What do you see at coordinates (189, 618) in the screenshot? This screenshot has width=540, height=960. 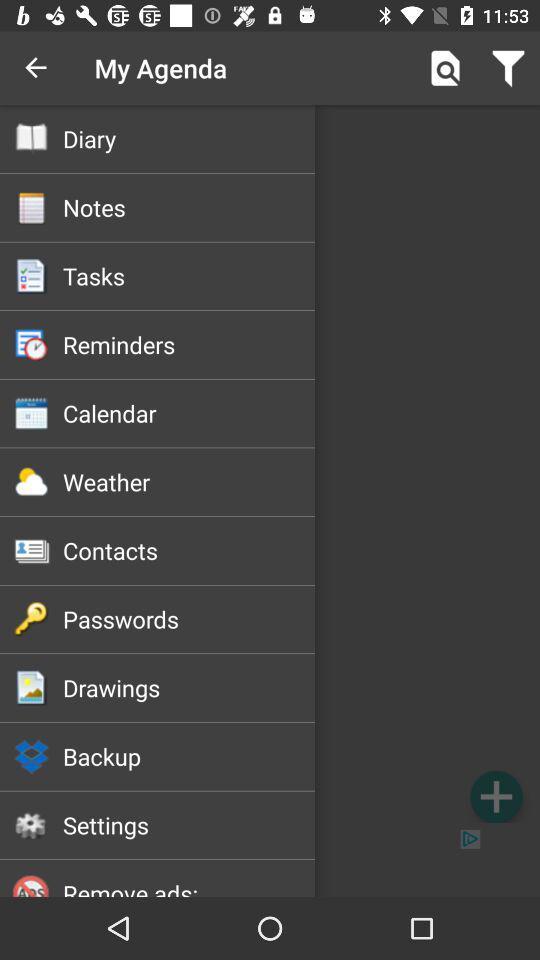 I see `the item above the drawings` at bounding box center [189, 618].